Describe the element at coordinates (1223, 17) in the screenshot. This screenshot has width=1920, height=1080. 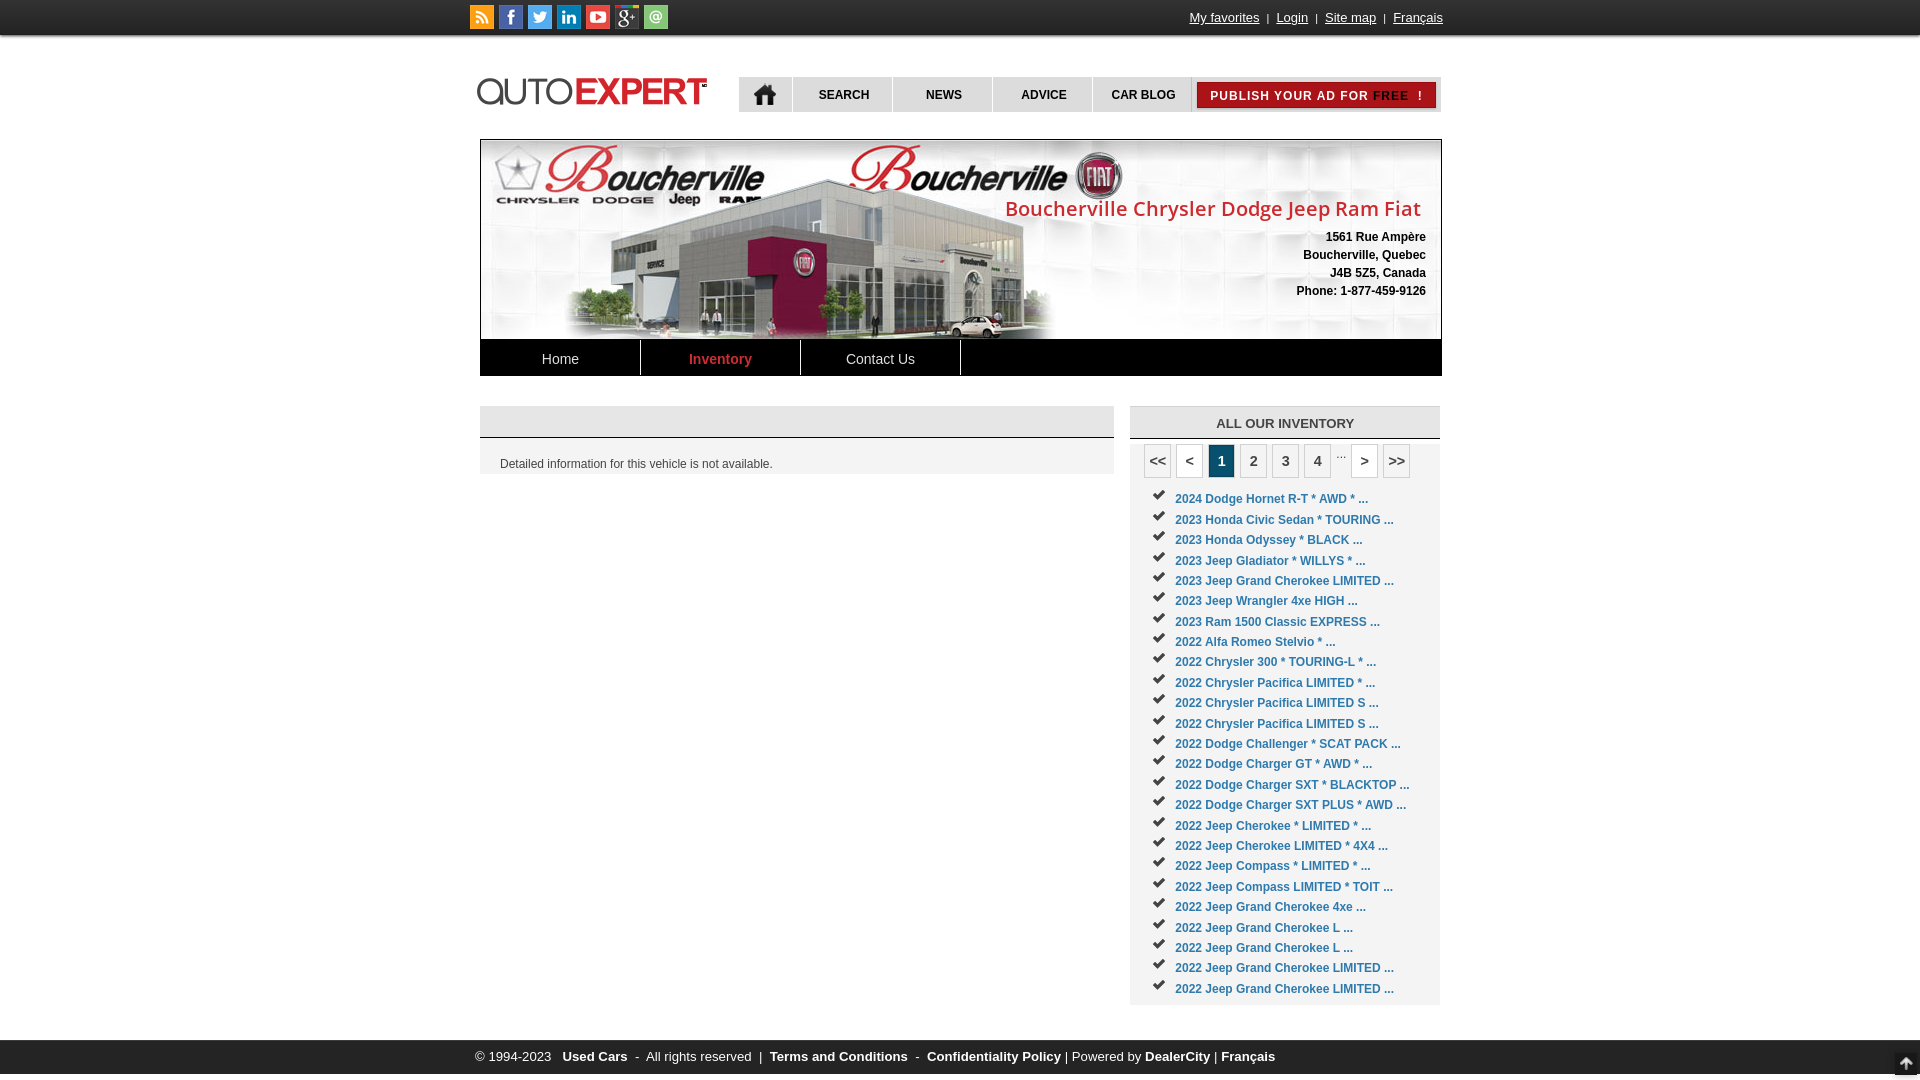
I see `'My favorites'` at that location.